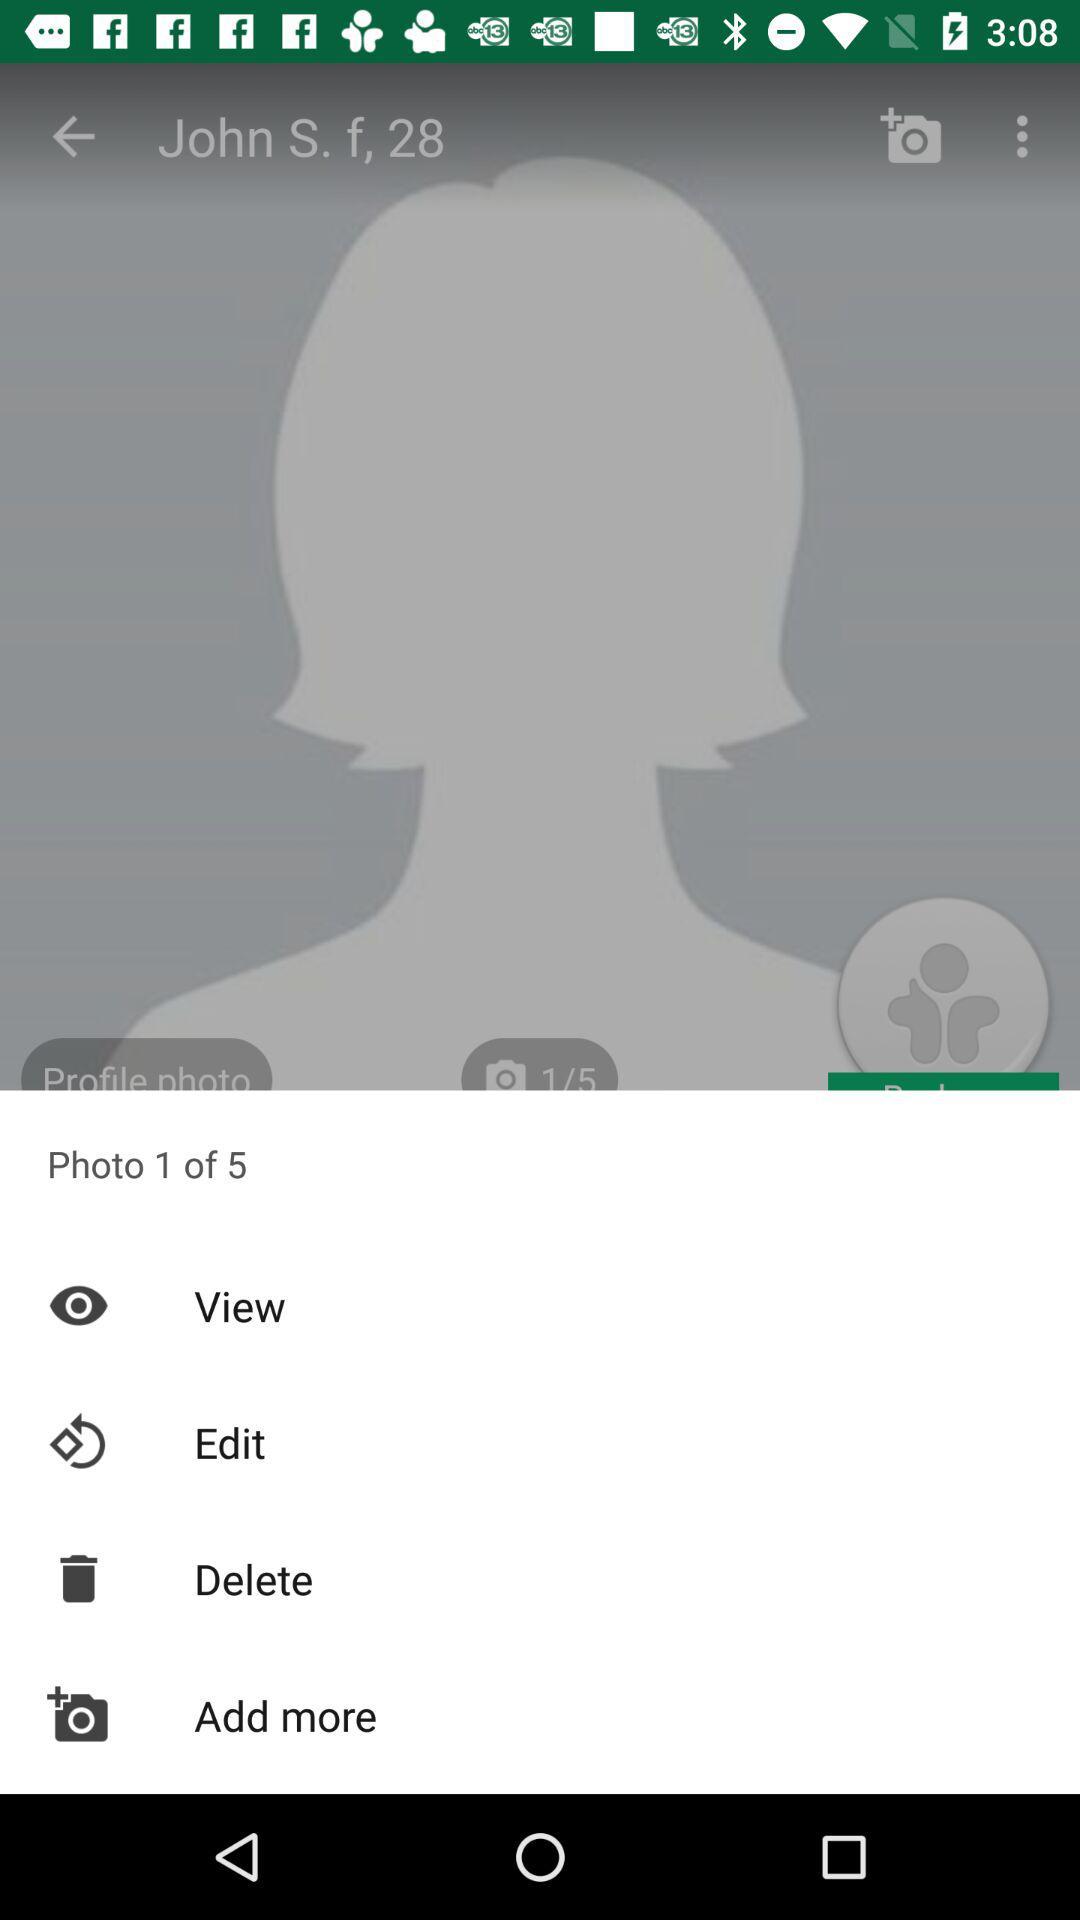 This screenshot has width=1080, height=1920. Describe the element at coordinates (540, 1577) in the screenshot. I see `the delete` at that location.